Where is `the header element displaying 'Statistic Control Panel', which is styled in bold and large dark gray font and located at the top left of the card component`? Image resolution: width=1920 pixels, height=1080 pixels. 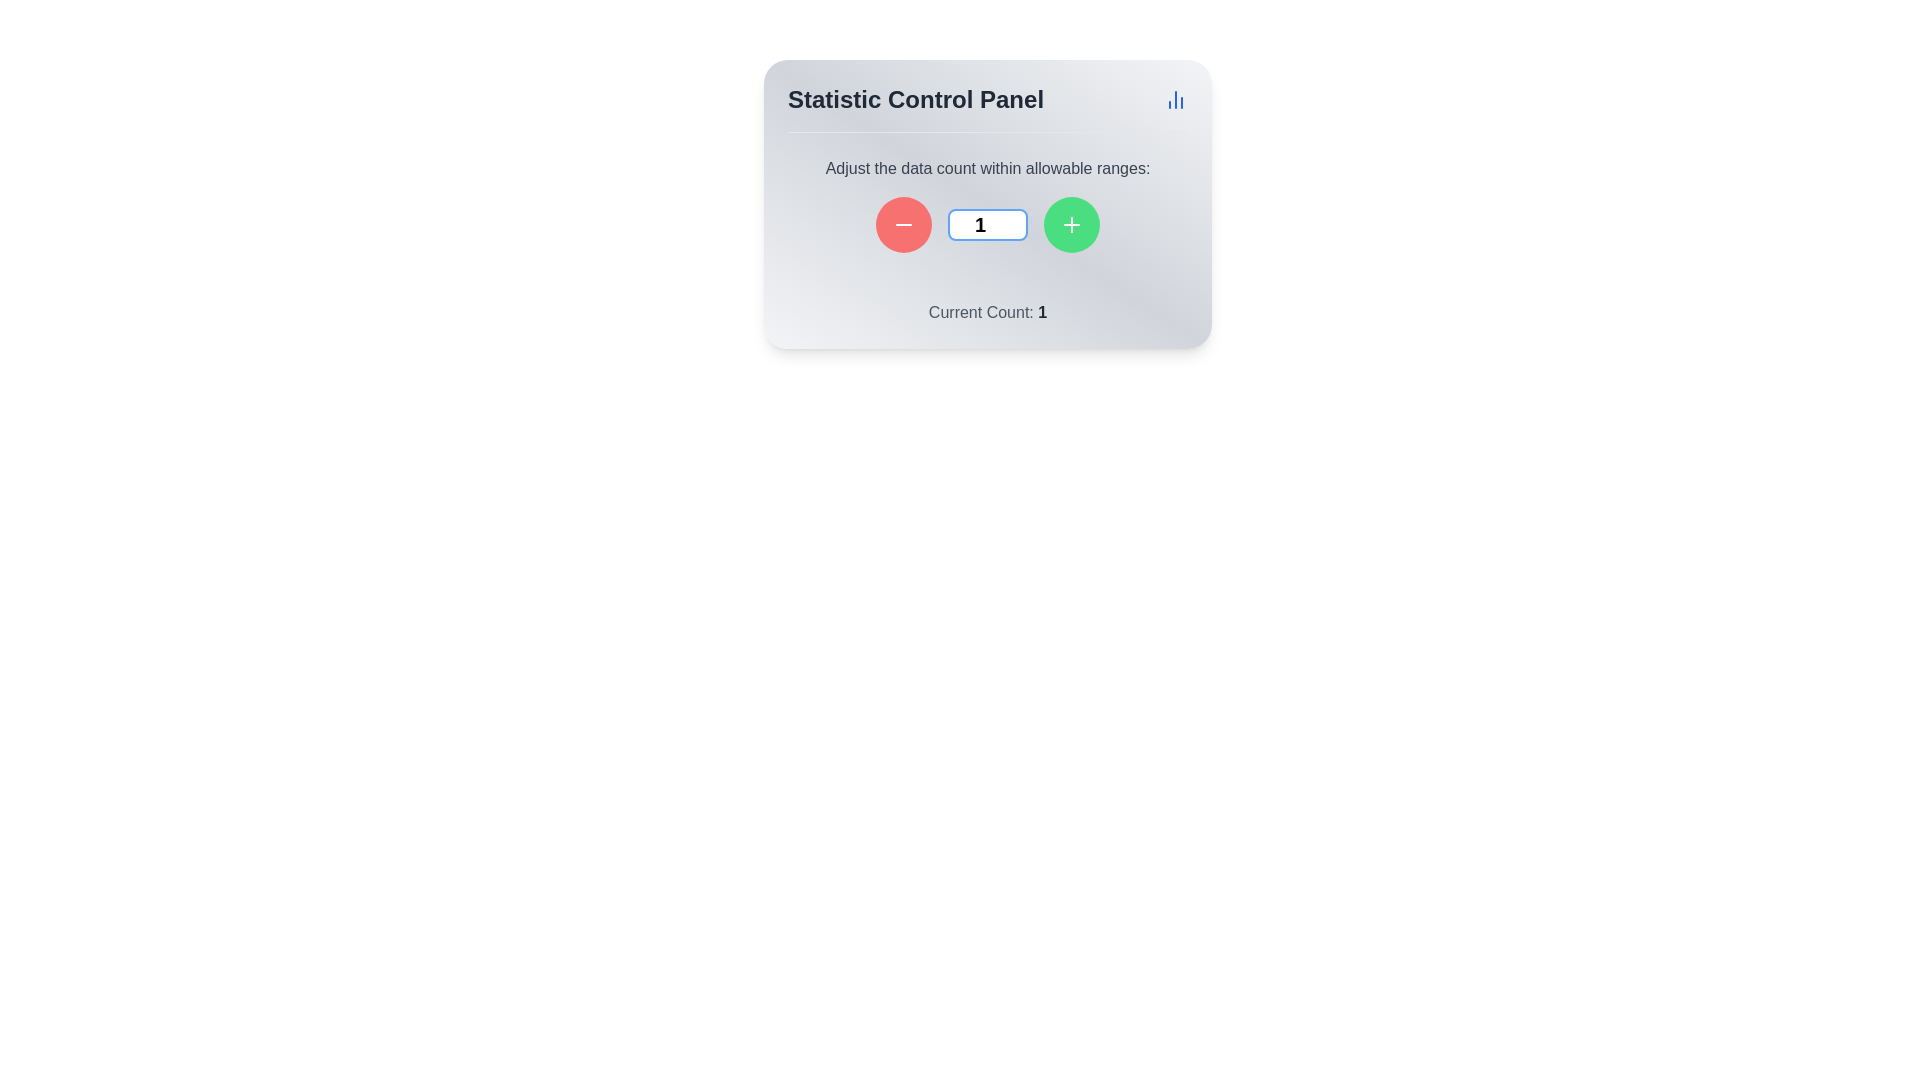 the header element displaying 'Statistic Control Panel', which is styled in bold and large dark gray font and located at the top left of the card component is located at coordinates (915, 100).